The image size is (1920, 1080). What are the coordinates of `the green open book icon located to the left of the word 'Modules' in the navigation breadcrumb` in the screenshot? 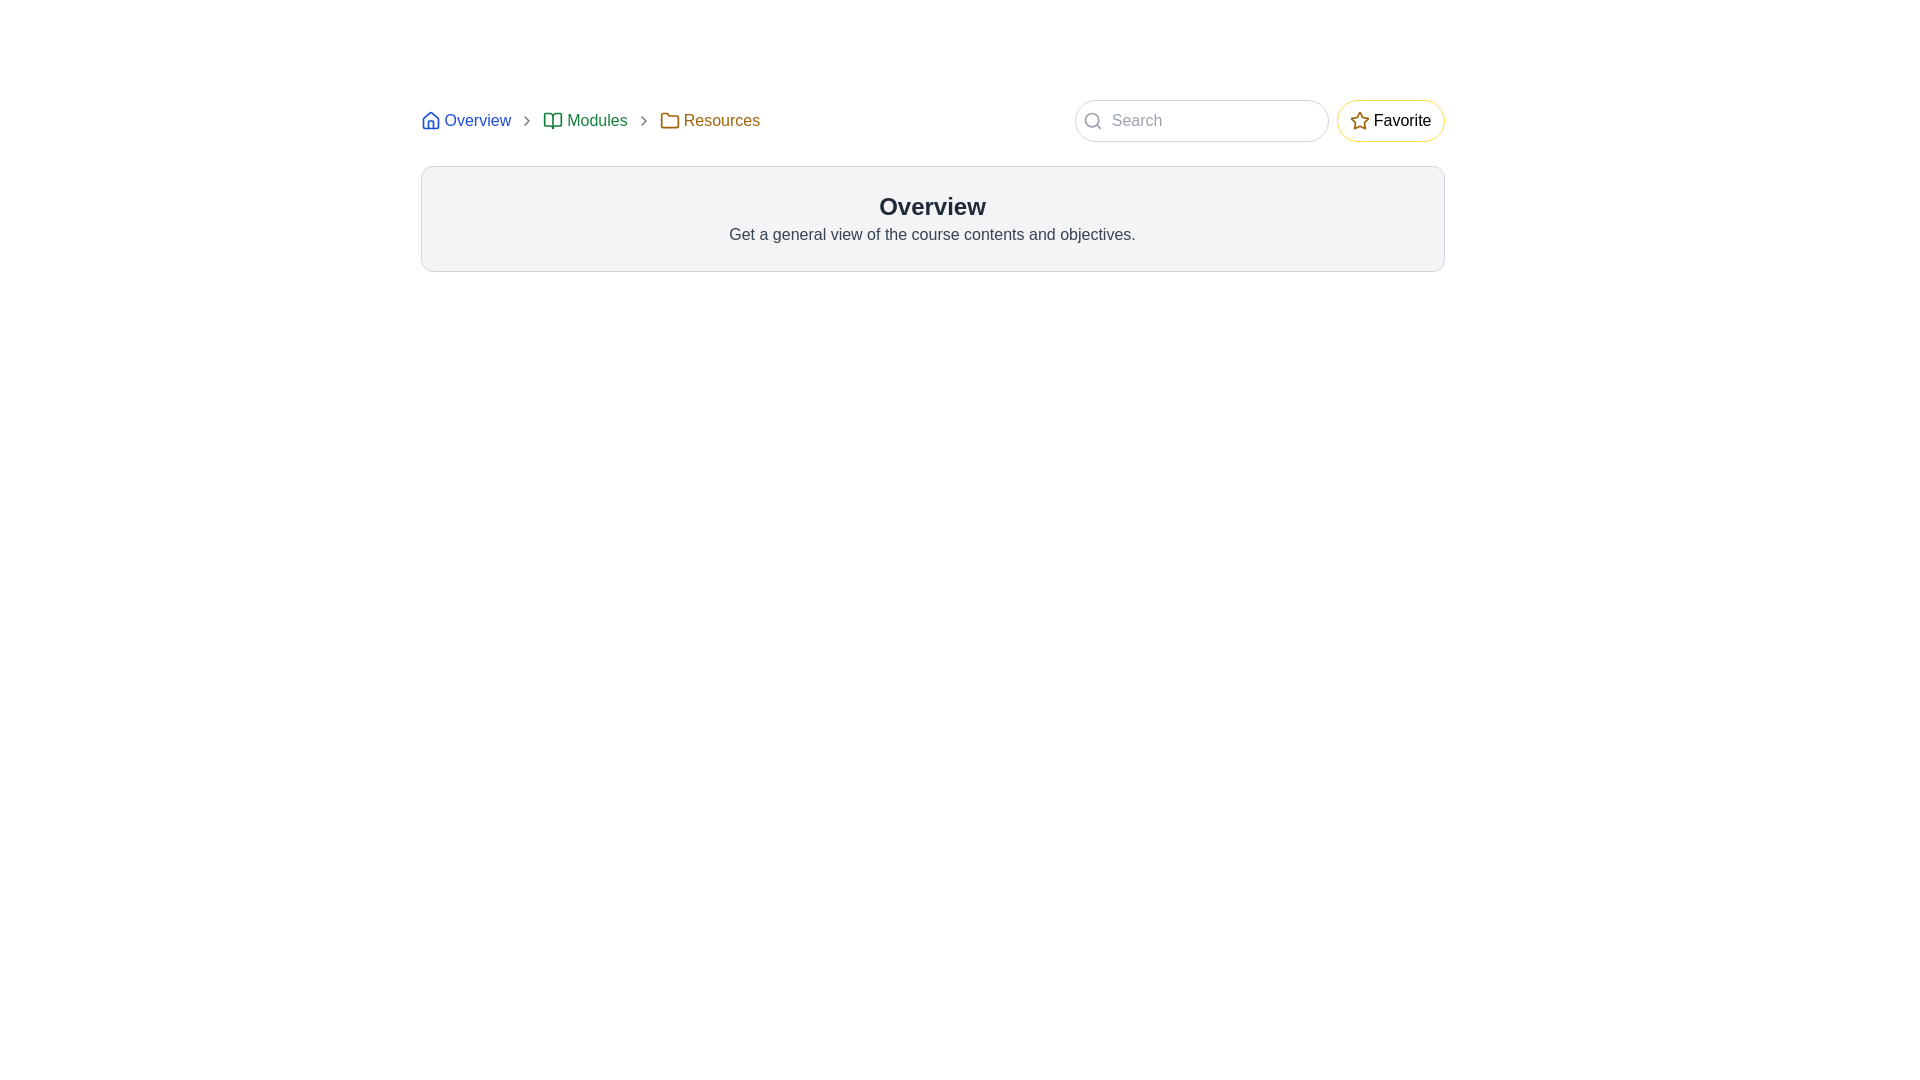 It's located at (553, 120).